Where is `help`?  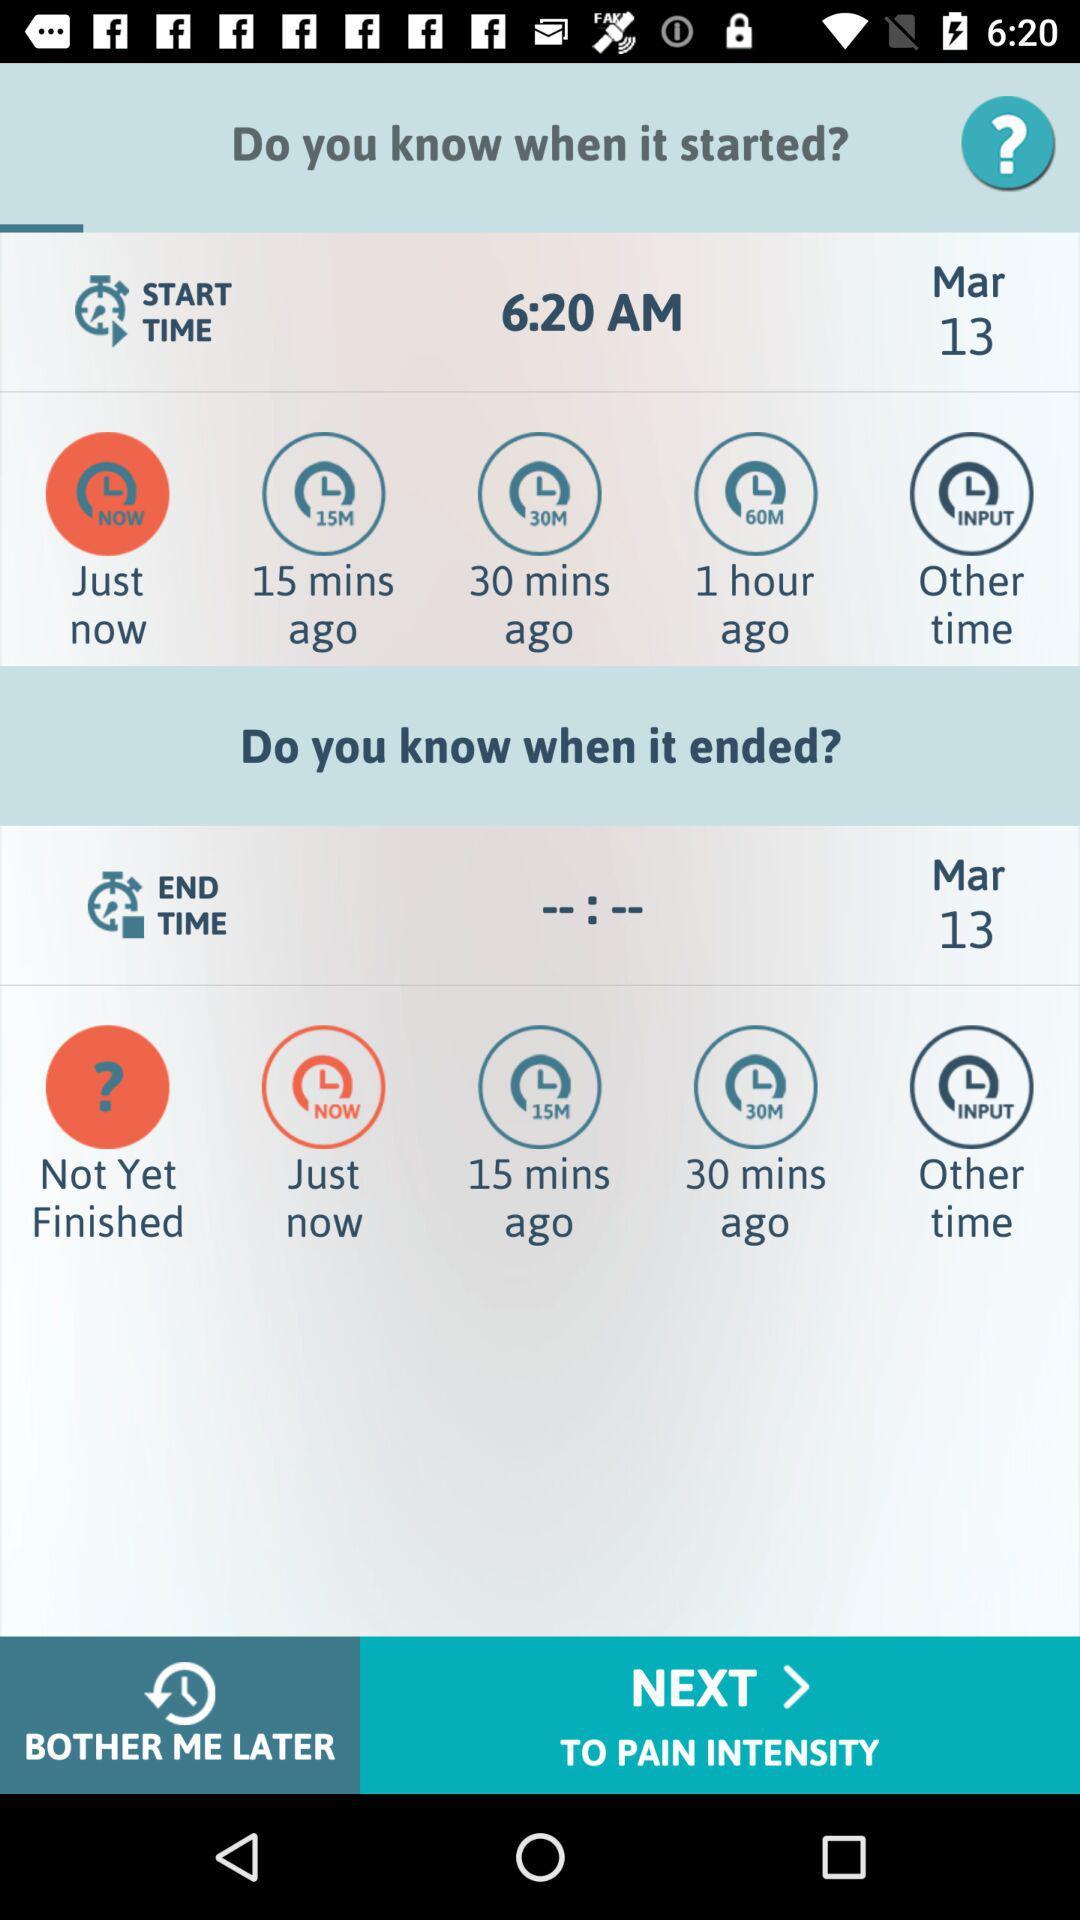
help is located at coordinates (1015, 142).